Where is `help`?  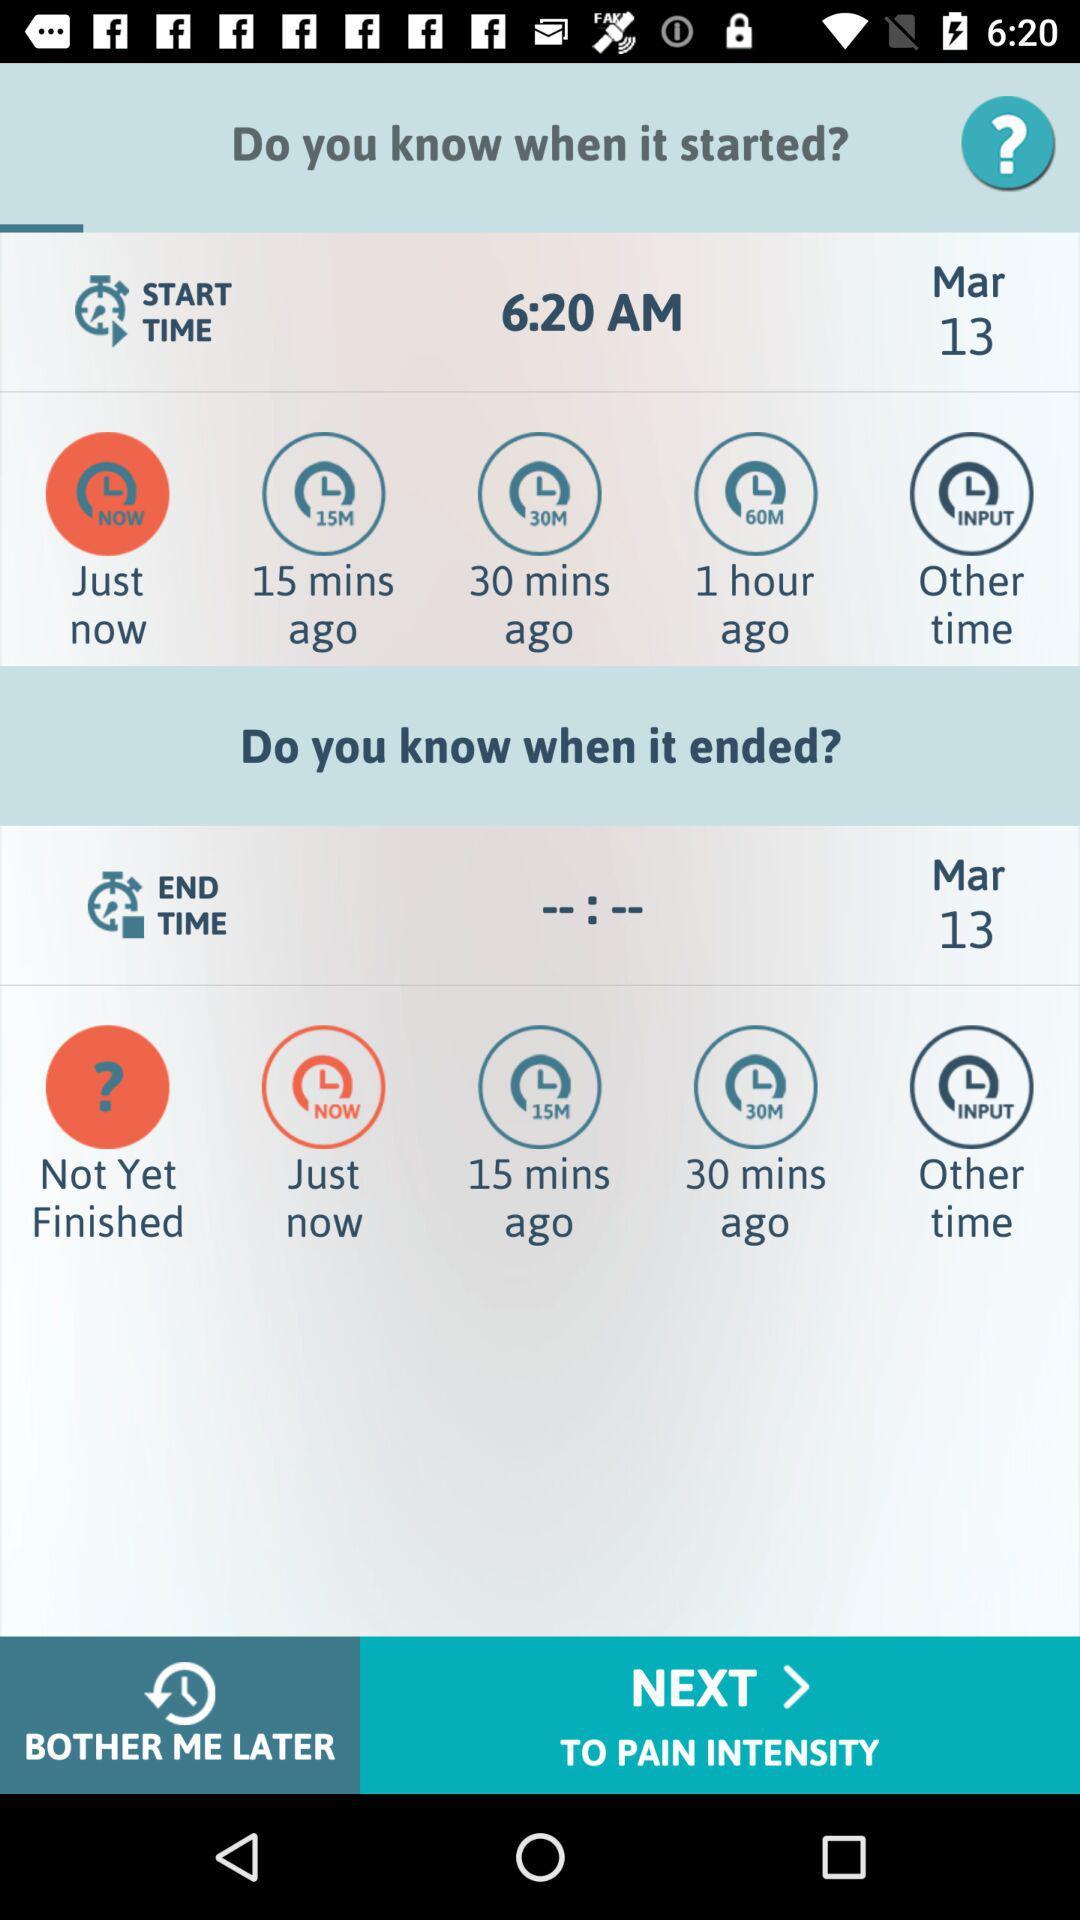
help is located at coordinates (1015, 142).